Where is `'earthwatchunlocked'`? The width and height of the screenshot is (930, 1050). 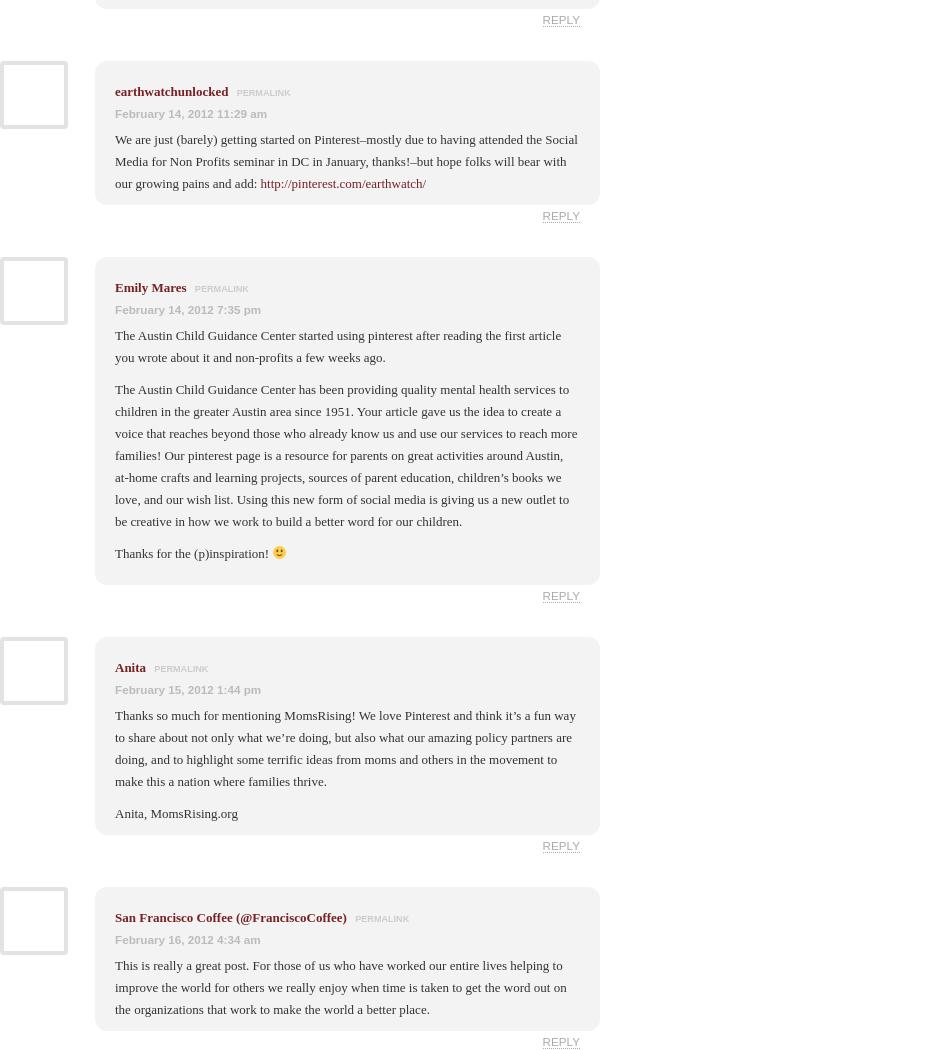 'earthwatchunlocked' is located at coordinates (115, 90).